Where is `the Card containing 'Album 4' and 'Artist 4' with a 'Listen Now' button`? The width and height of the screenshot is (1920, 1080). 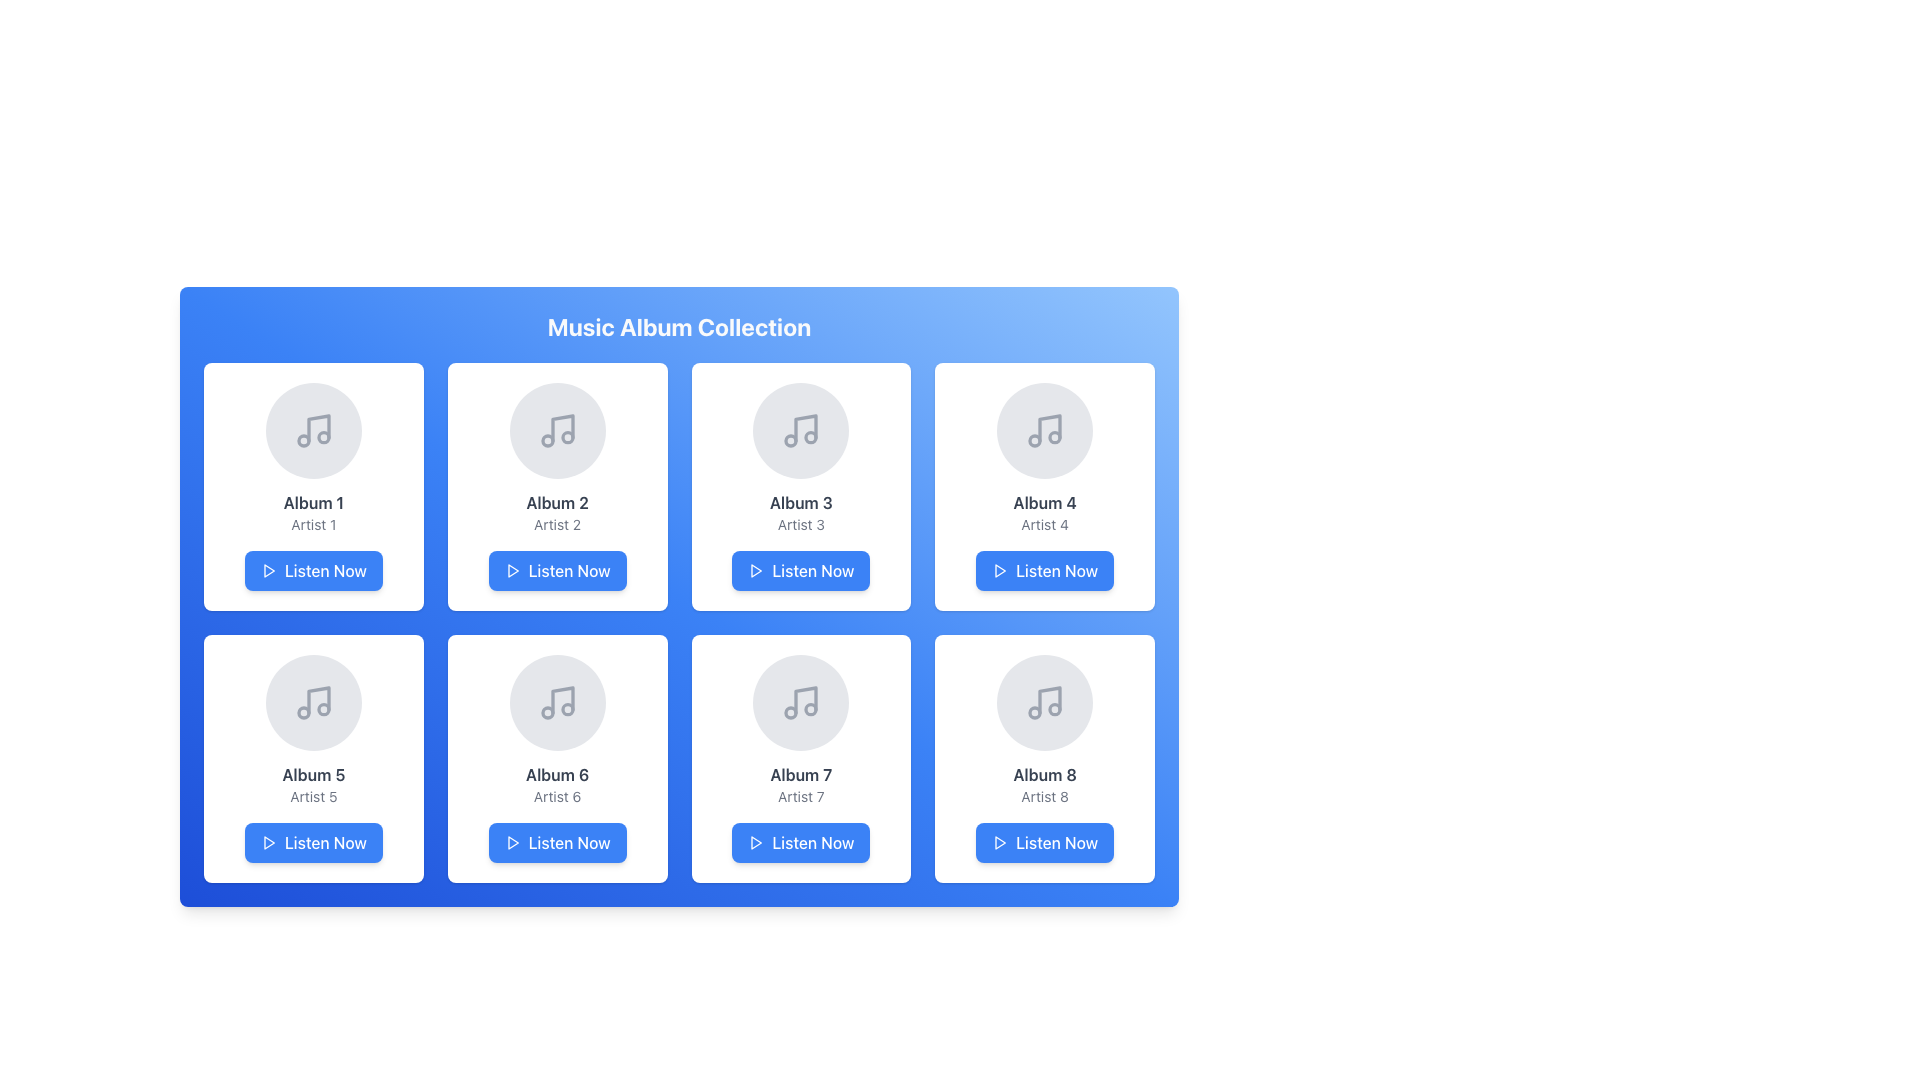 the Card containing 'Album 4' and 'Artist 4' with a 'Listen Now' button is located at coordinates (1044, 486).